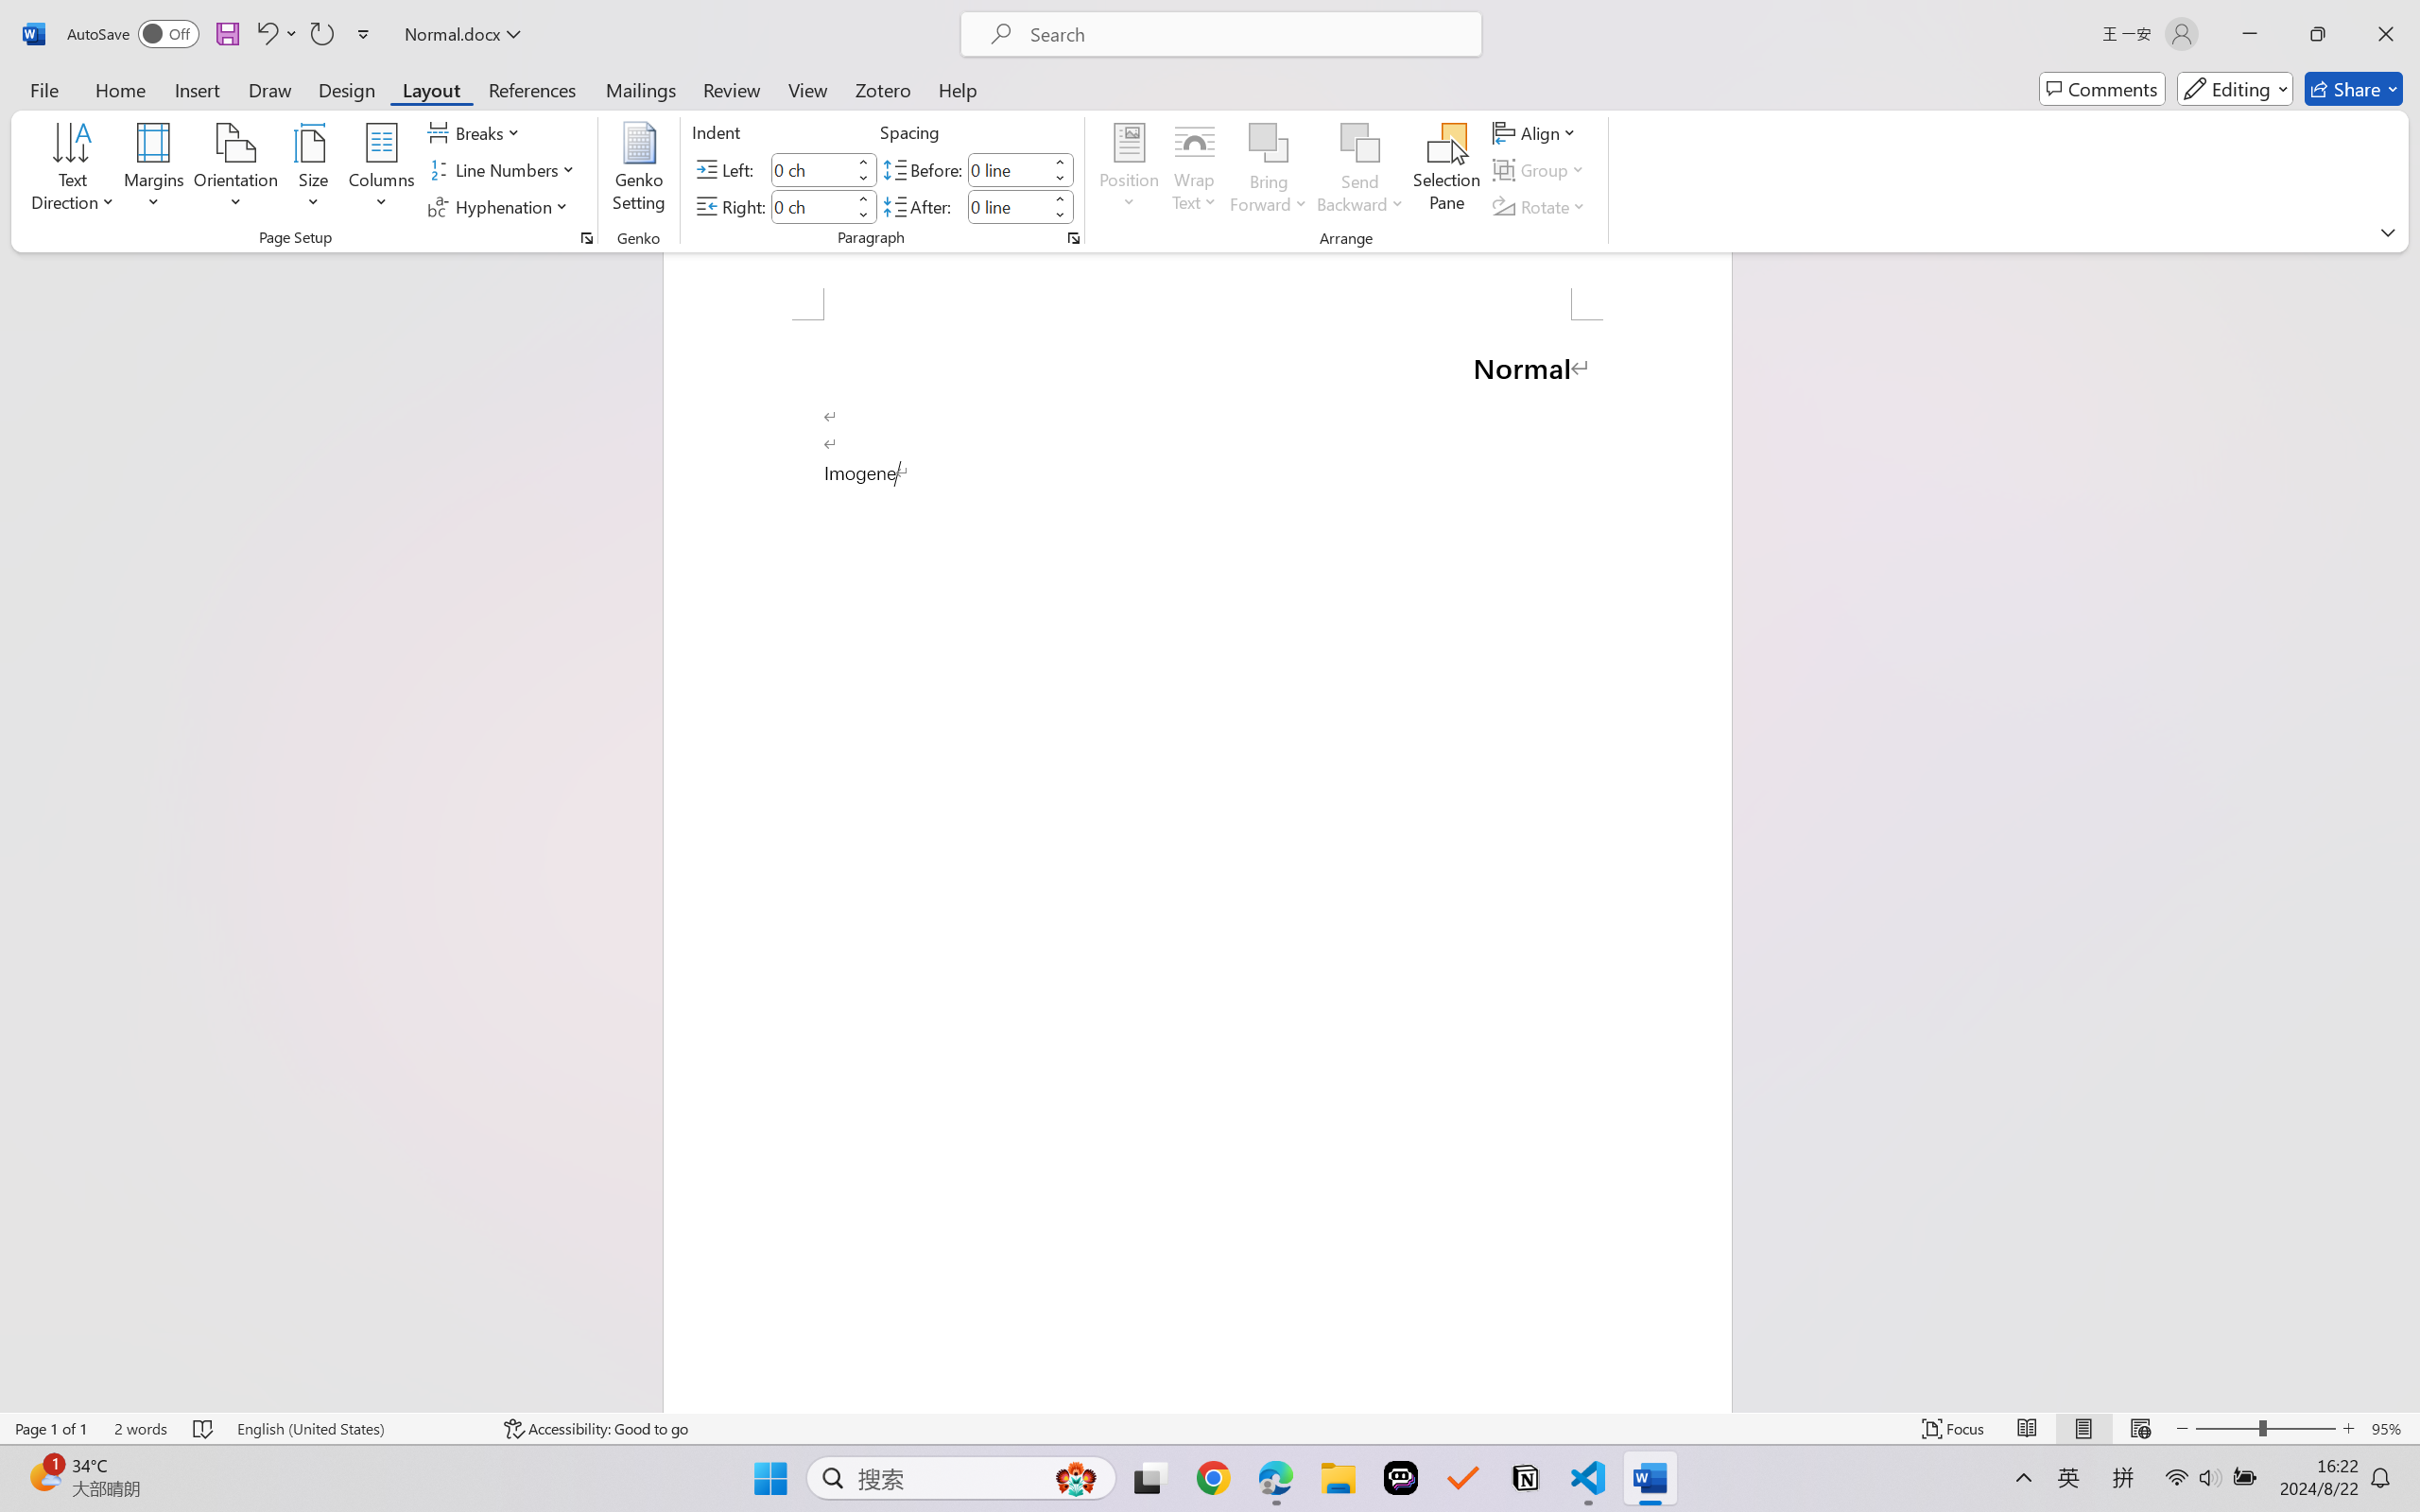 The image size is (2420, 1512). I want to click on 'Less', so click(1059, 214).